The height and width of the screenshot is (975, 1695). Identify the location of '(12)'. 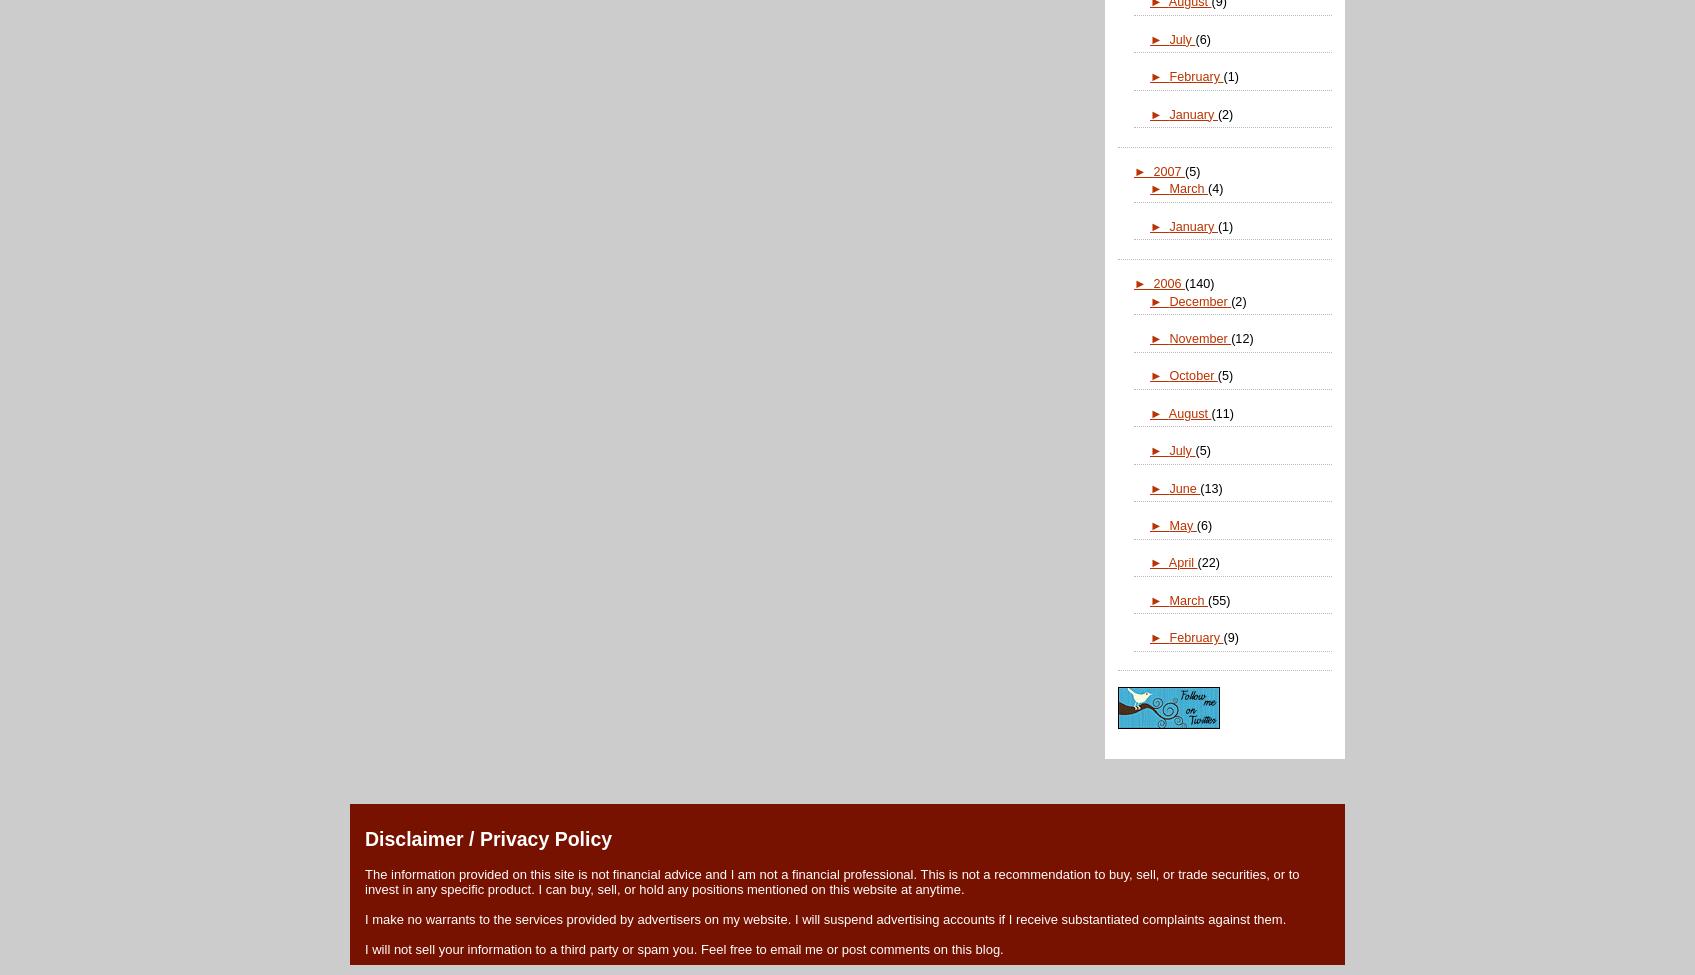
(1240, 337).